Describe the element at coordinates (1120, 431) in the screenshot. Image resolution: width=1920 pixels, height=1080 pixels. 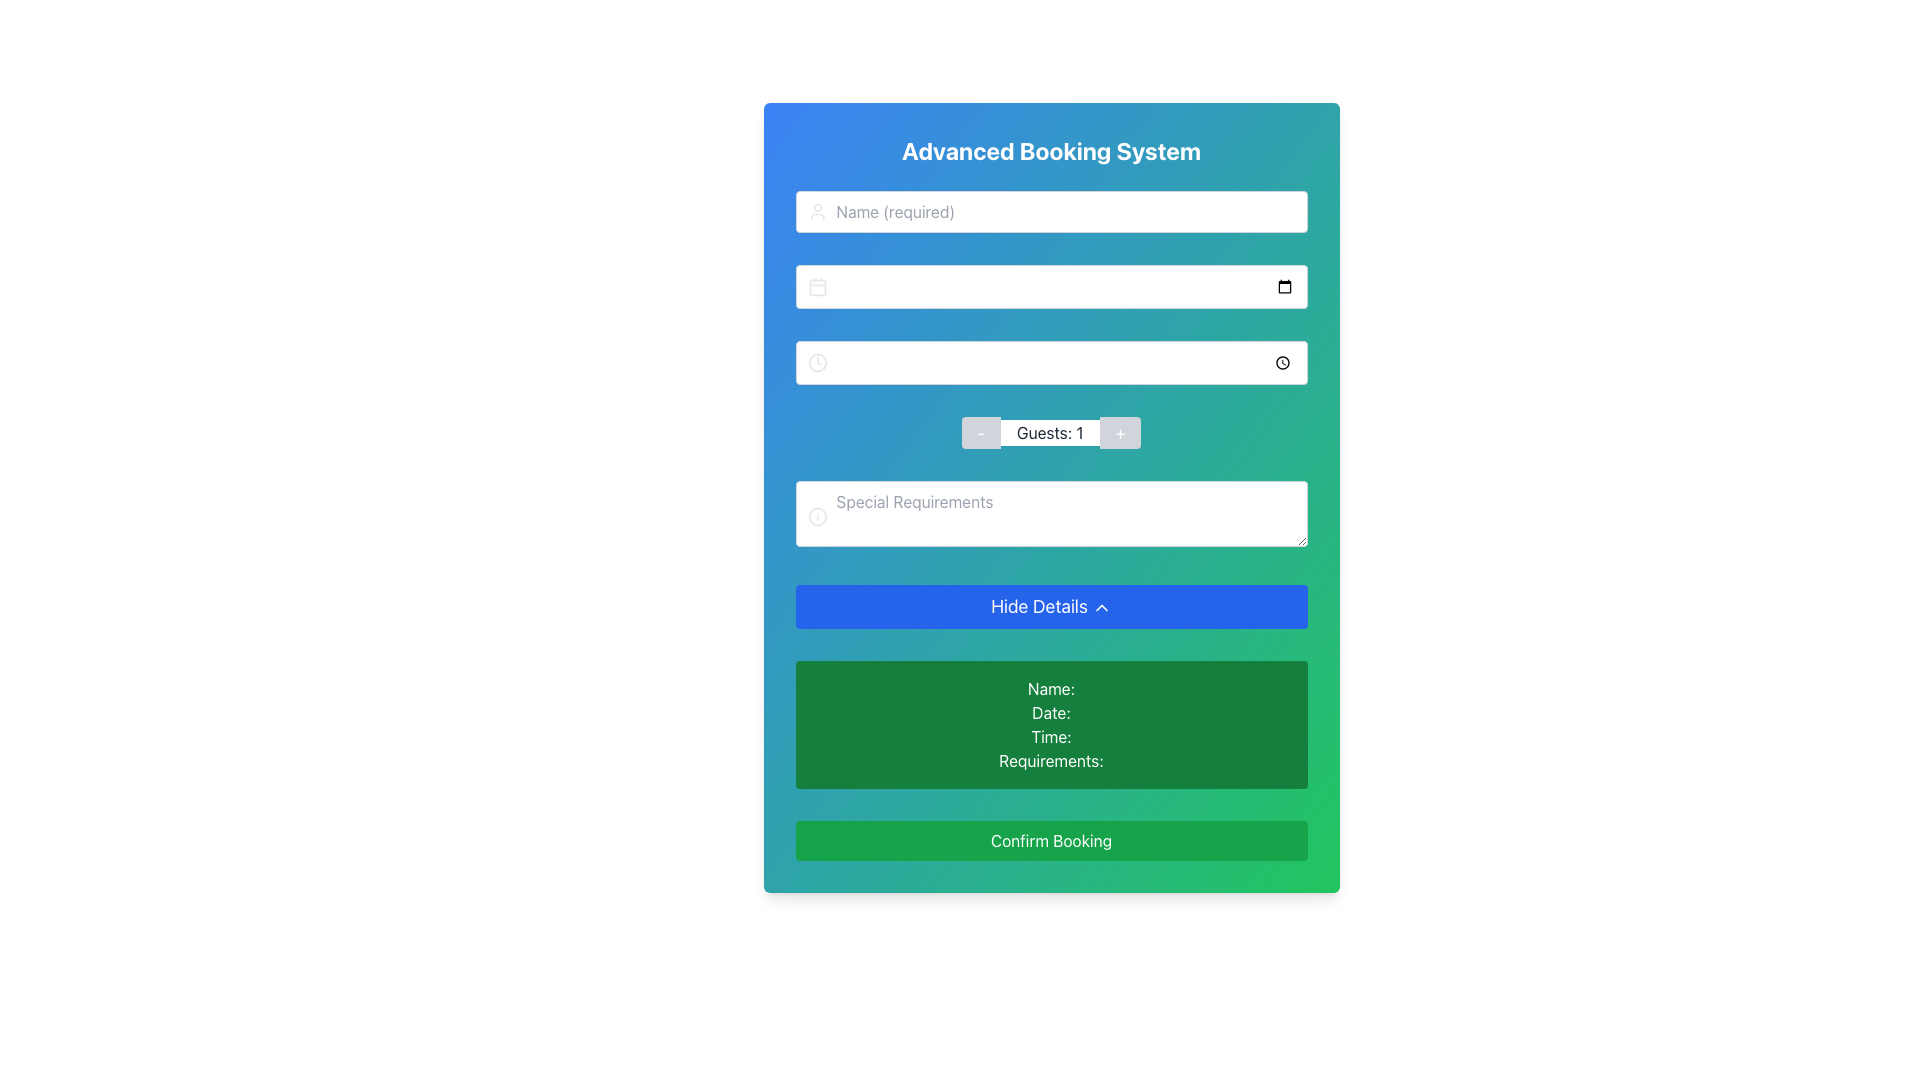
I see `the '+' button on the rightmost side of the row` at that location.